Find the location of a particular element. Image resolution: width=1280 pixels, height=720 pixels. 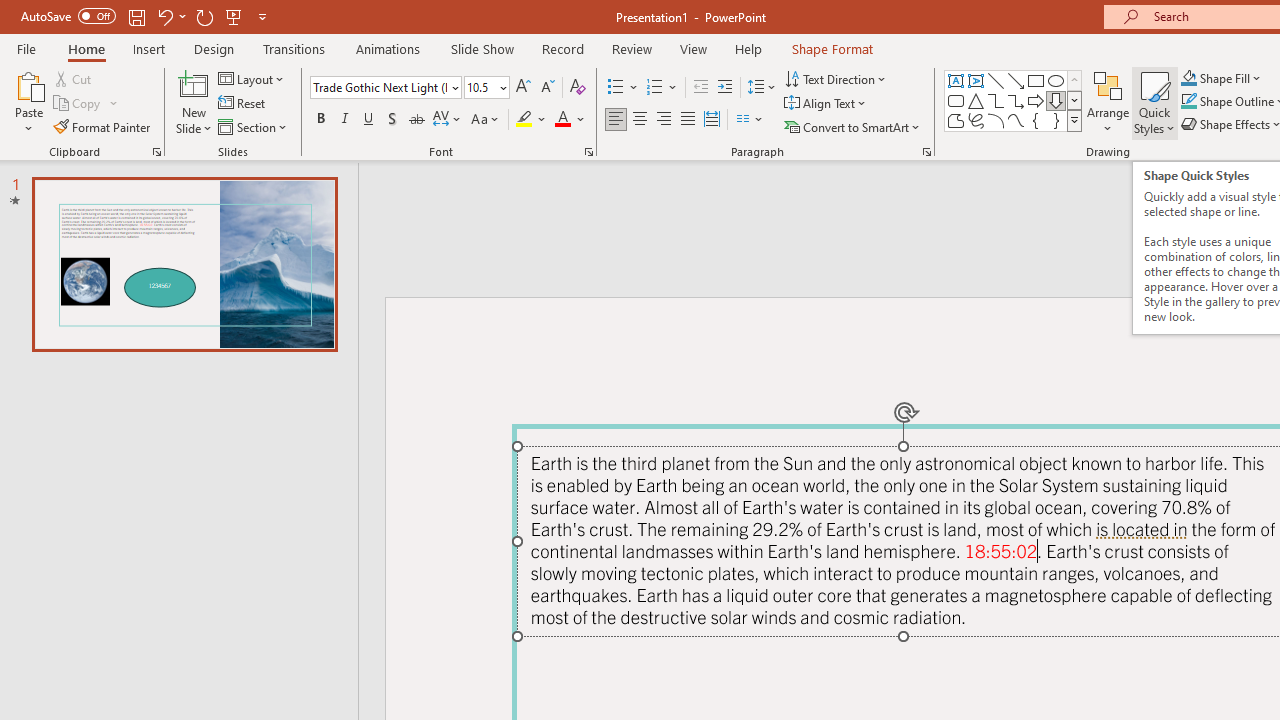

'Character Spacing' is located at coordinates (447, 119).